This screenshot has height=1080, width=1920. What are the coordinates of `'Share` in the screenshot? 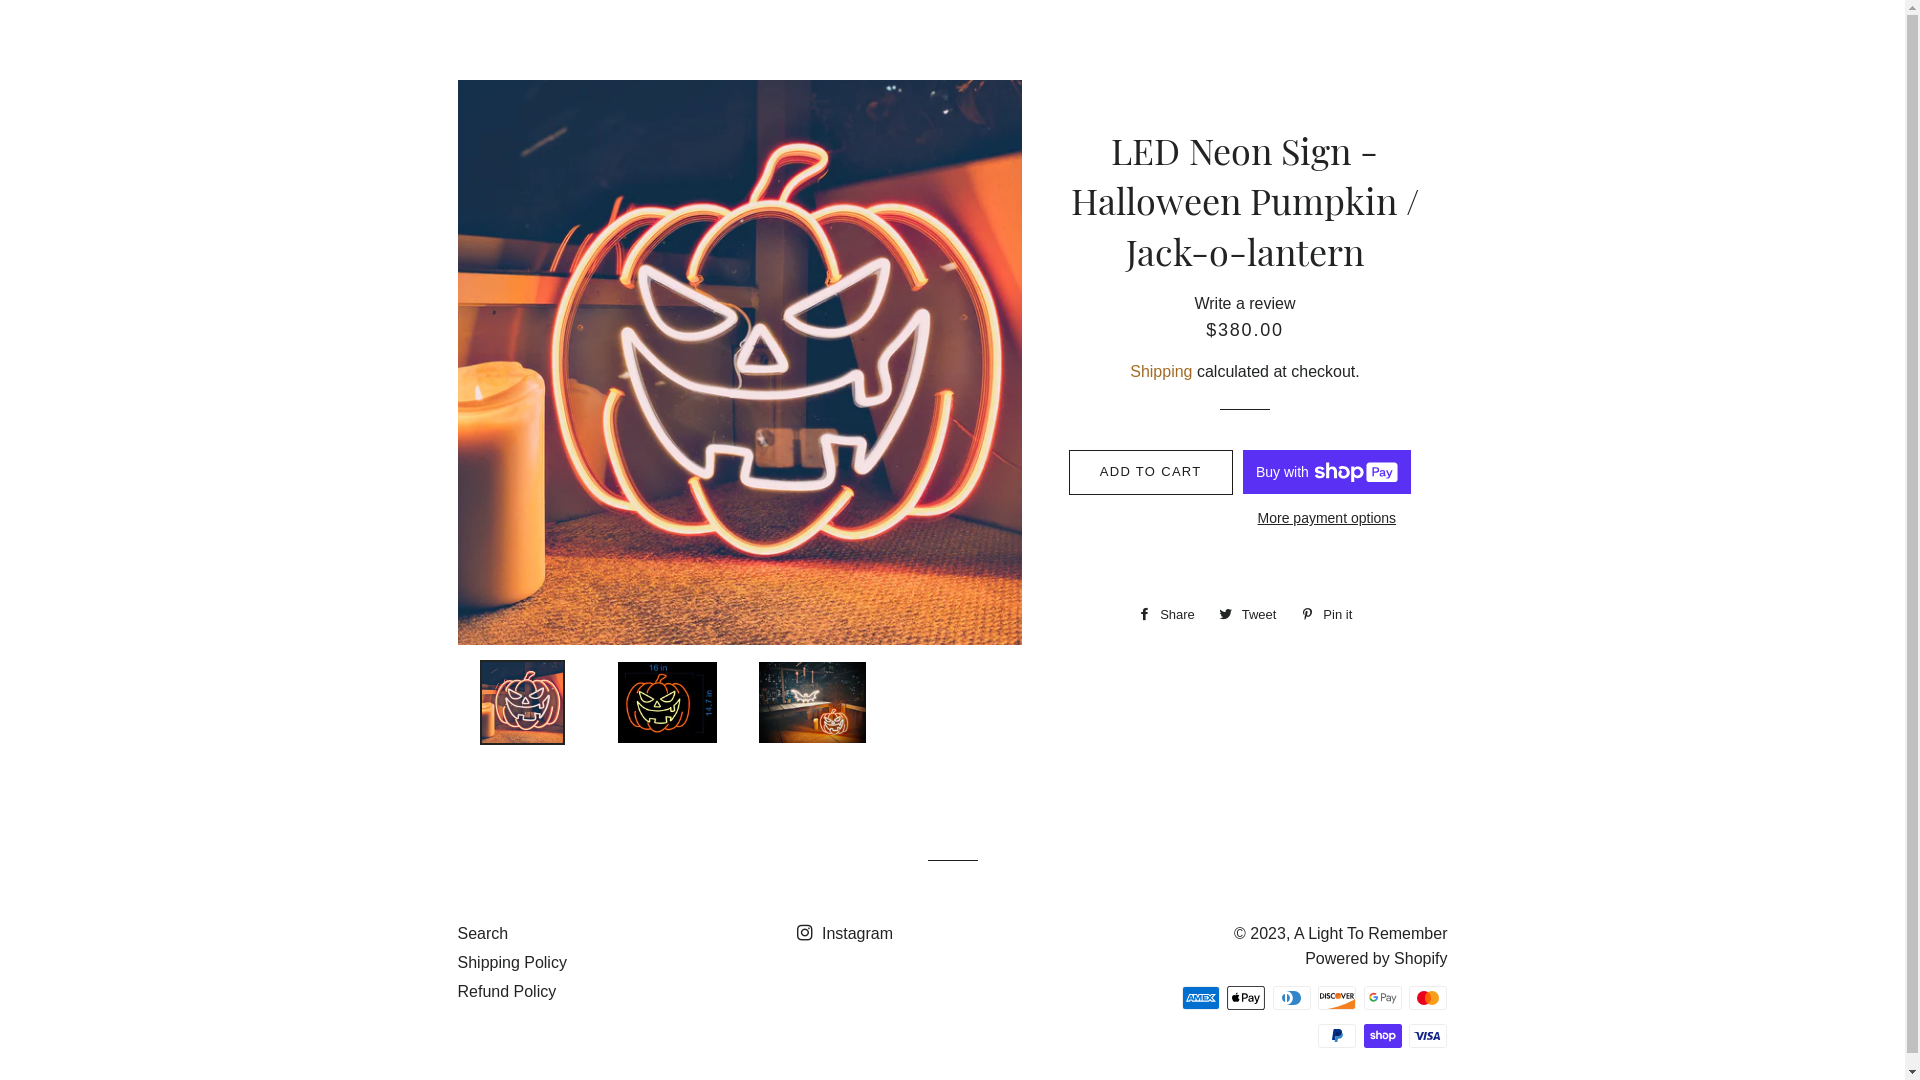 It's located at (1166, 613).